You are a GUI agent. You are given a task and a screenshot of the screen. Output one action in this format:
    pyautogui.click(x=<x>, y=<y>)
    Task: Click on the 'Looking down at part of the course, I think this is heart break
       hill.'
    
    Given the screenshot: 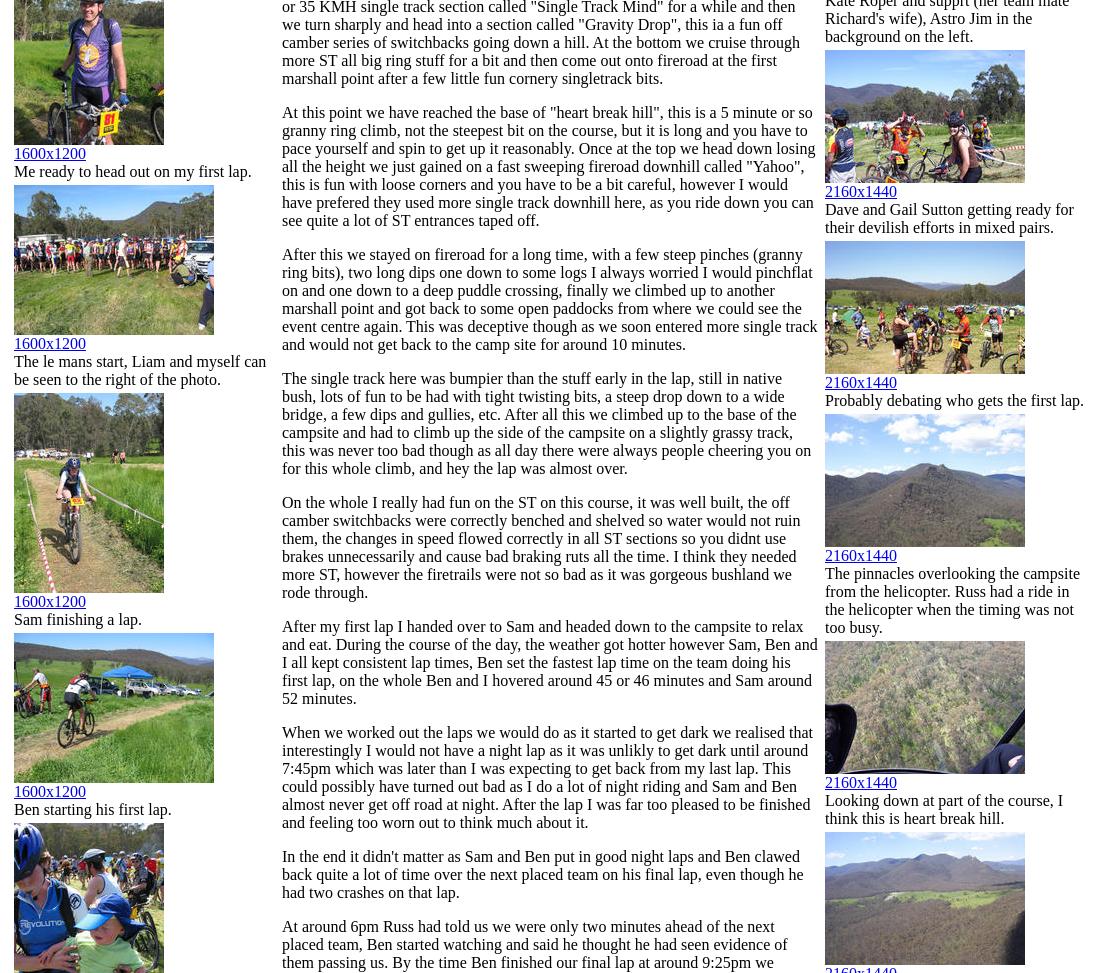 What is the action you would take?
    pyautogui.click(x=825, y=808)
    